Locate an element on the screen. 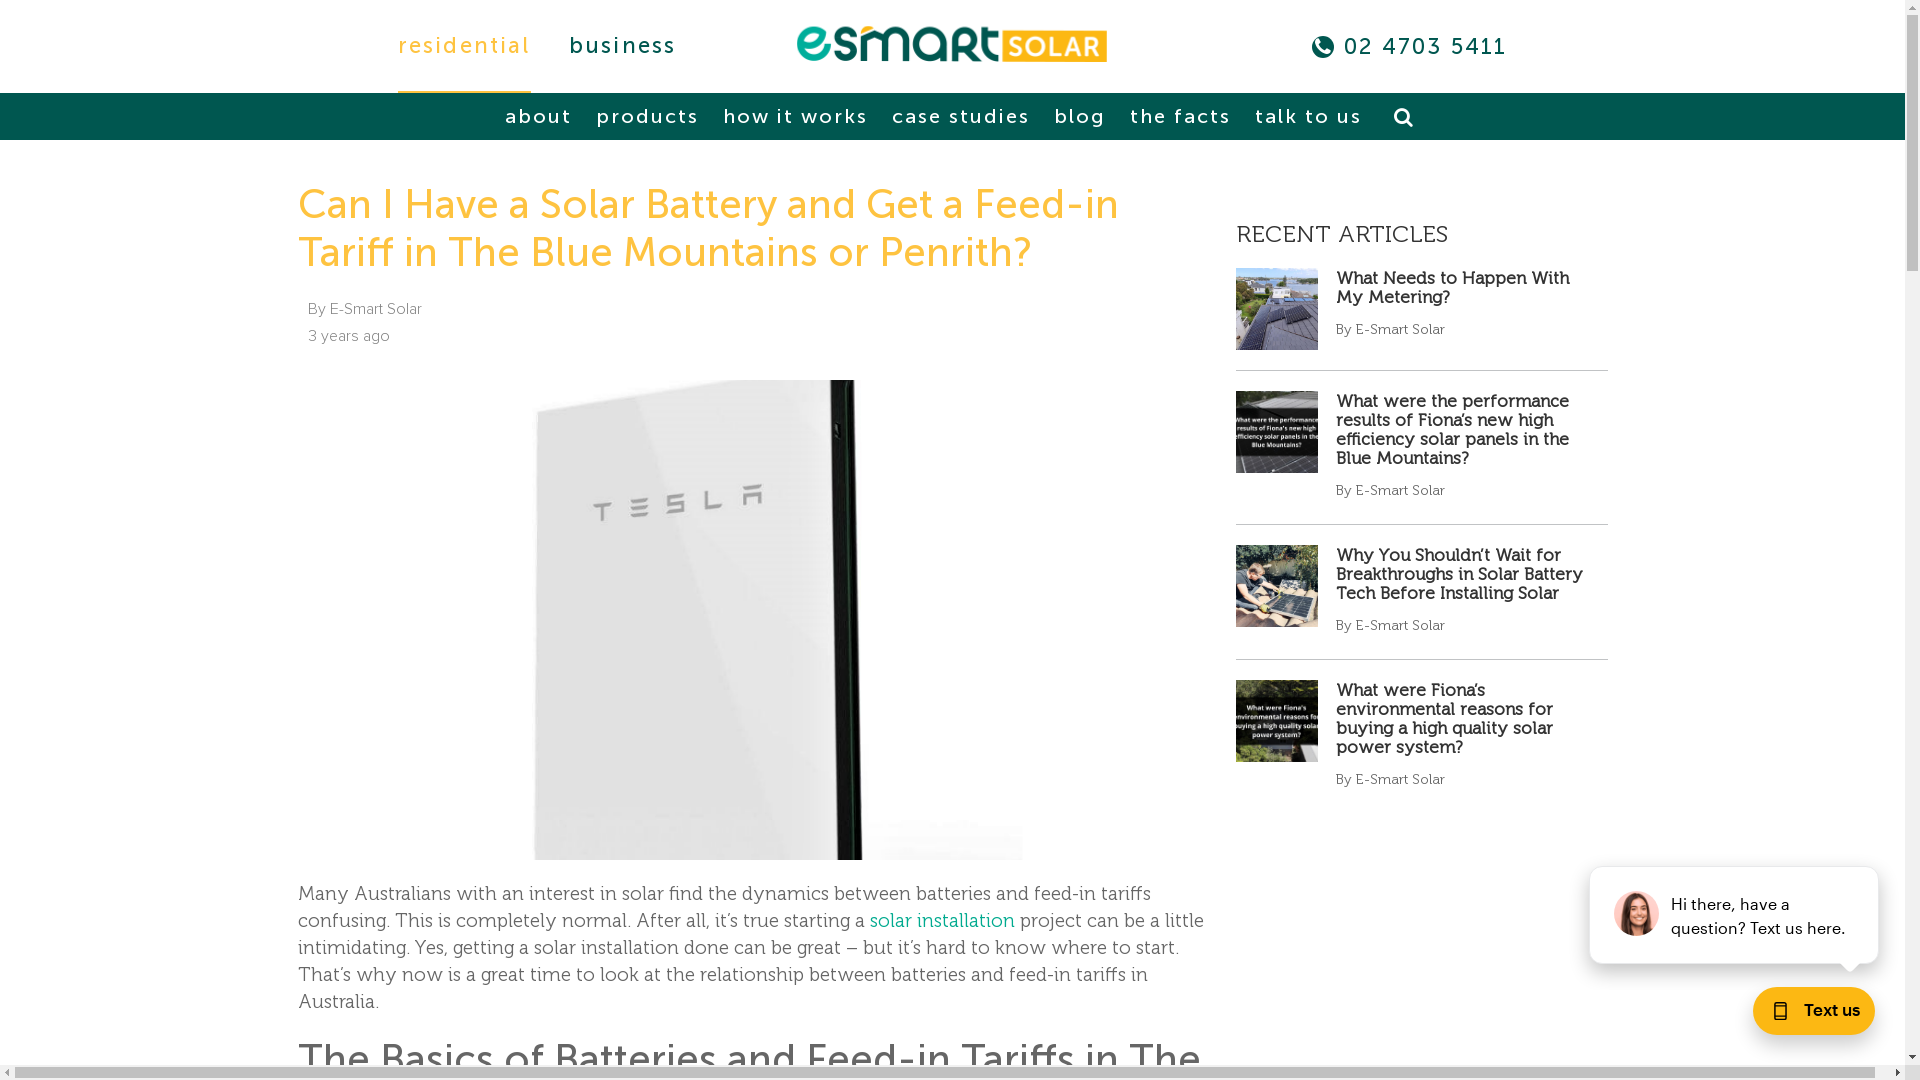 This screenshot has height=1080, width=1920. 'talk to us' is located at coordinates (1308, 116).